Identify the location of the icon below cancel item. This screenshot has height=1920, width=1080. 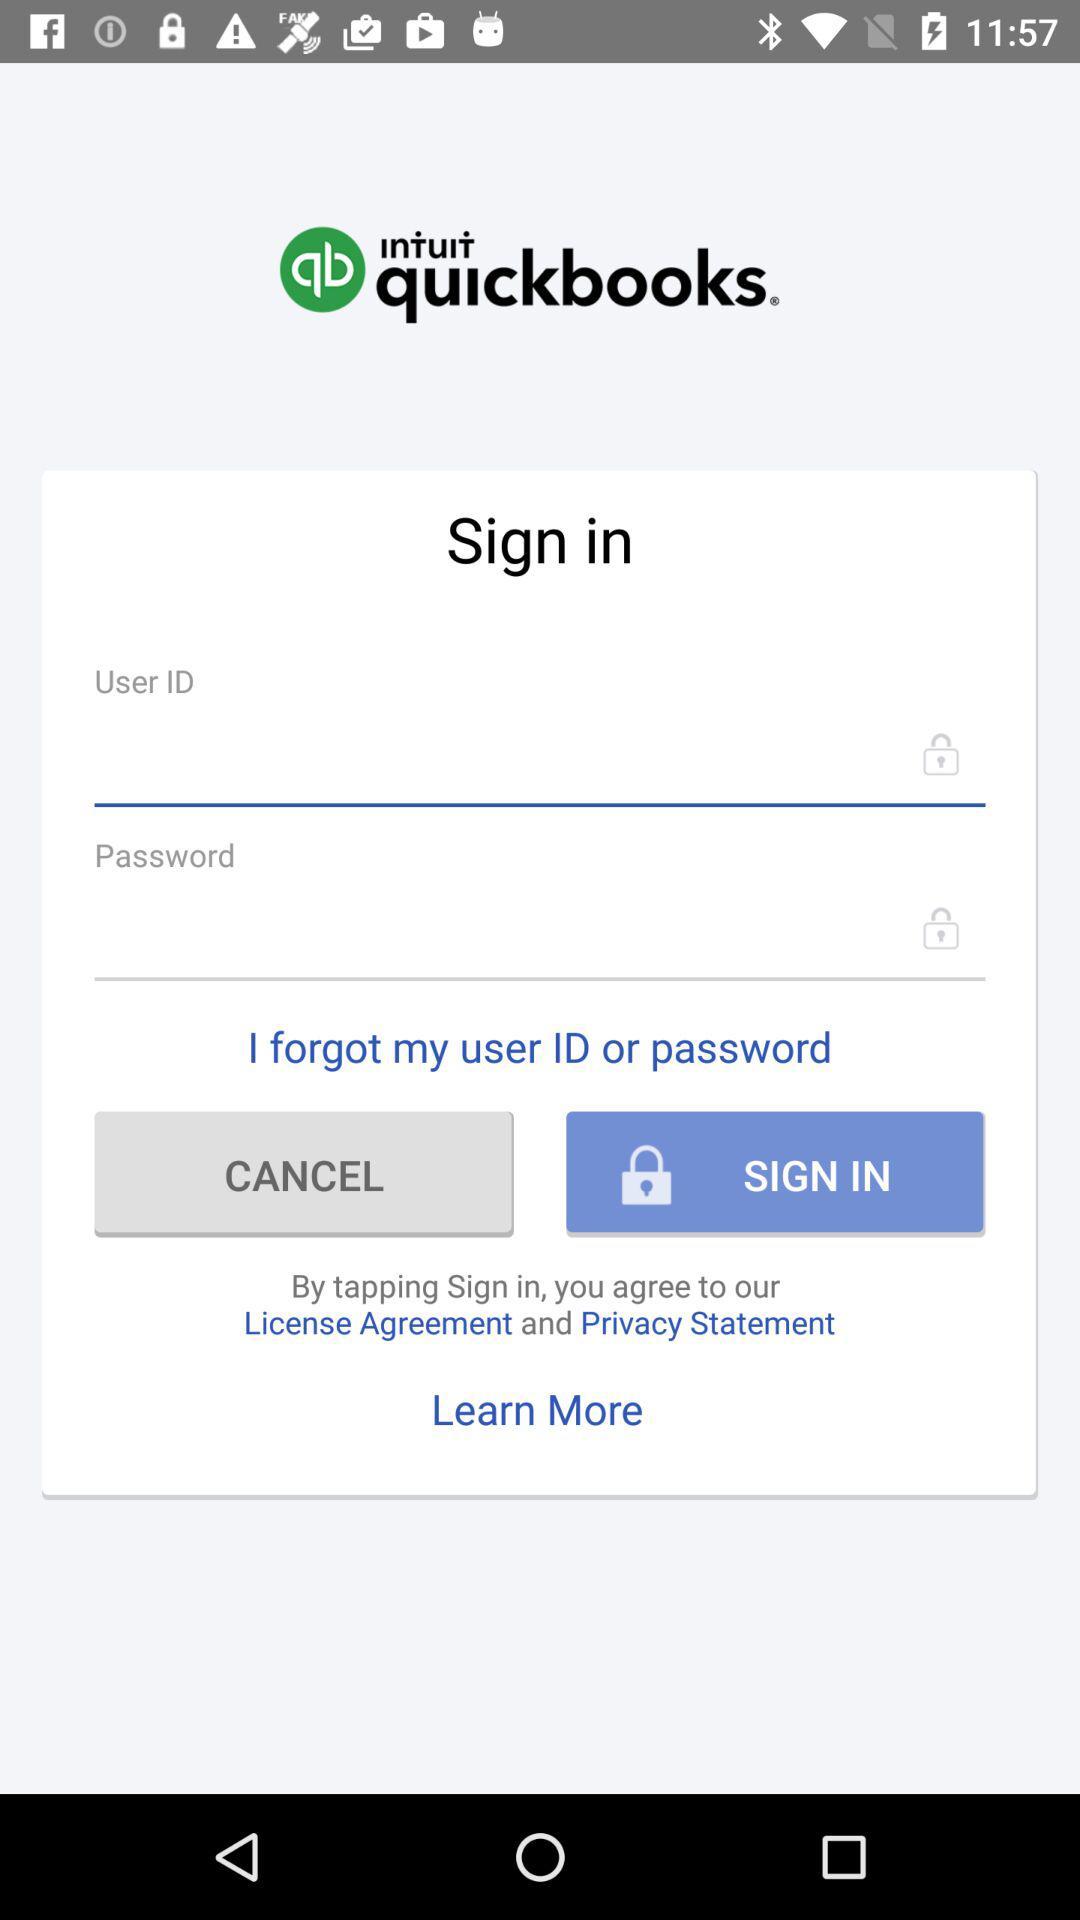
(538, 1303).